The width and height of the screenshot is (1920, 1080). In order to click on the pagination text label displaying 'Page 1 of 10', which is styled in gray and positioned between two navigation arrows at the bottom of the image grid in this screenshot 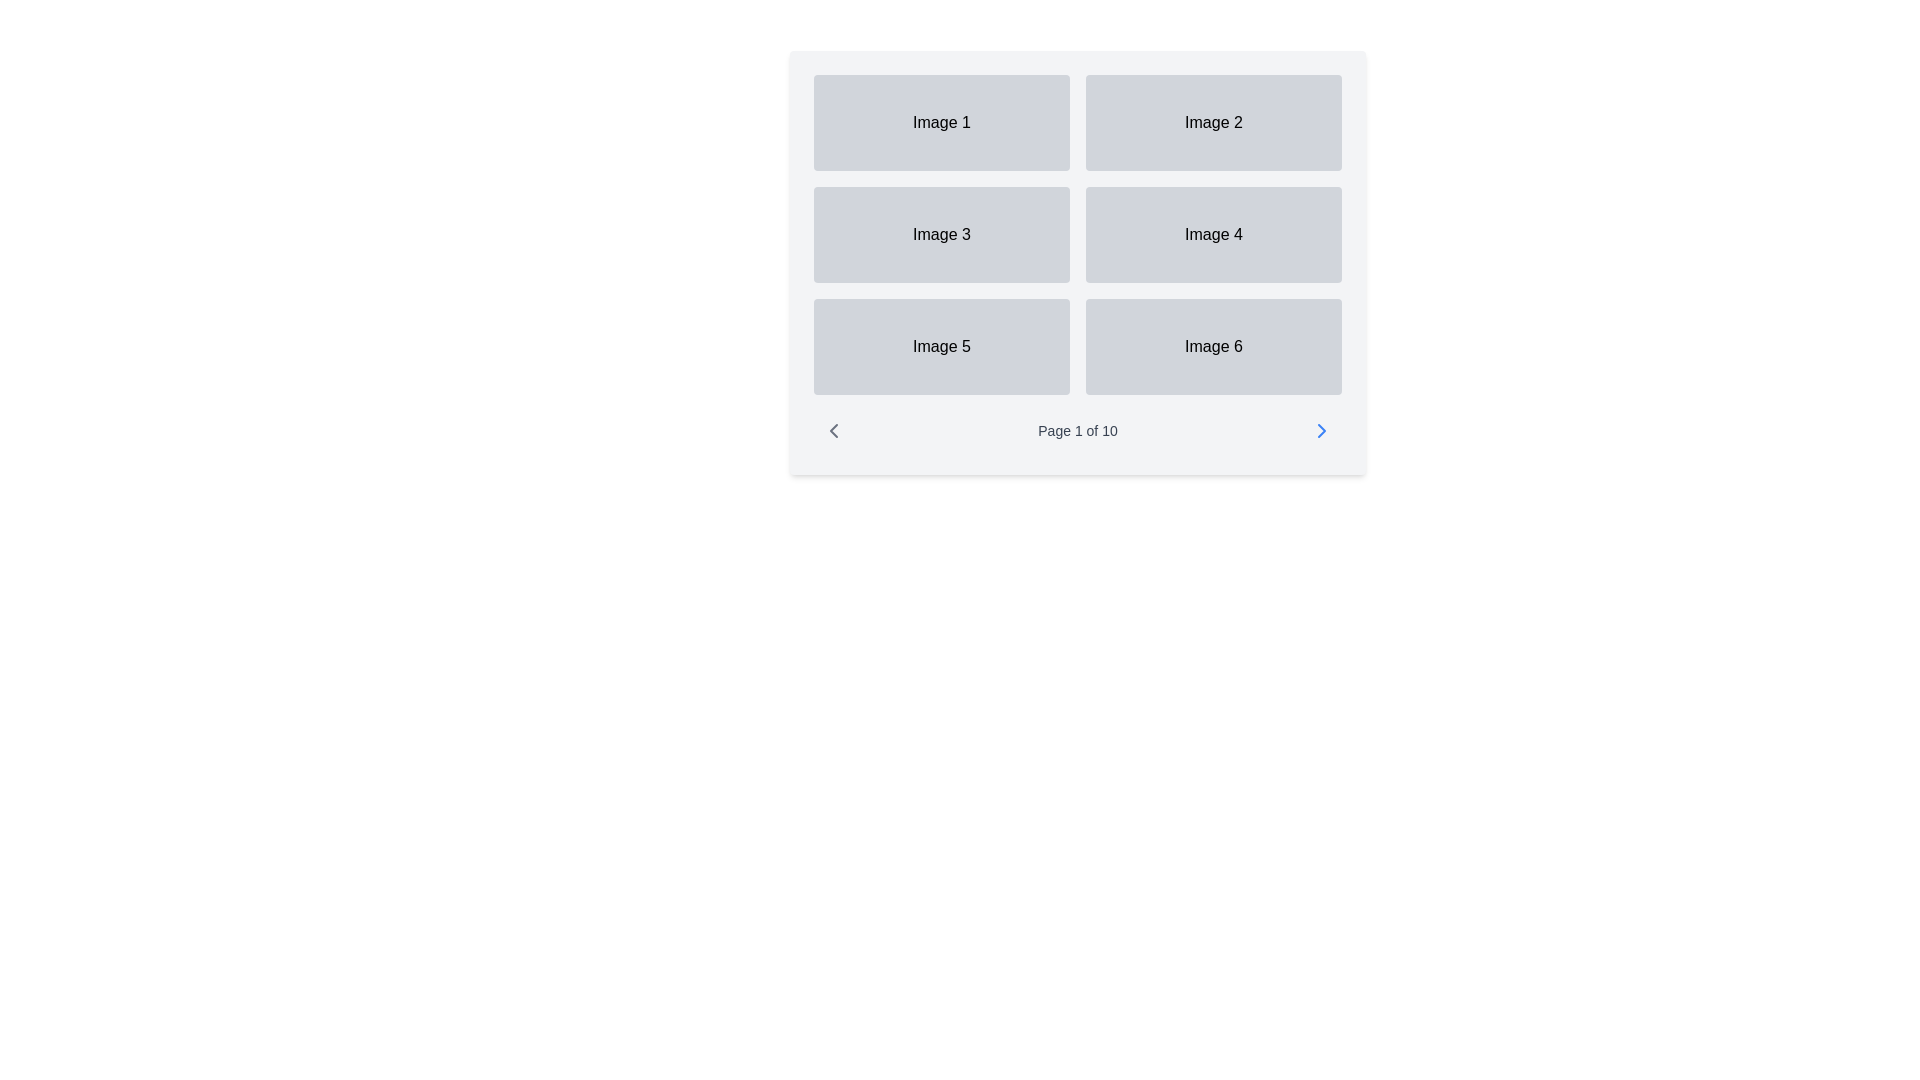, I will do `click(1077, 430)`.